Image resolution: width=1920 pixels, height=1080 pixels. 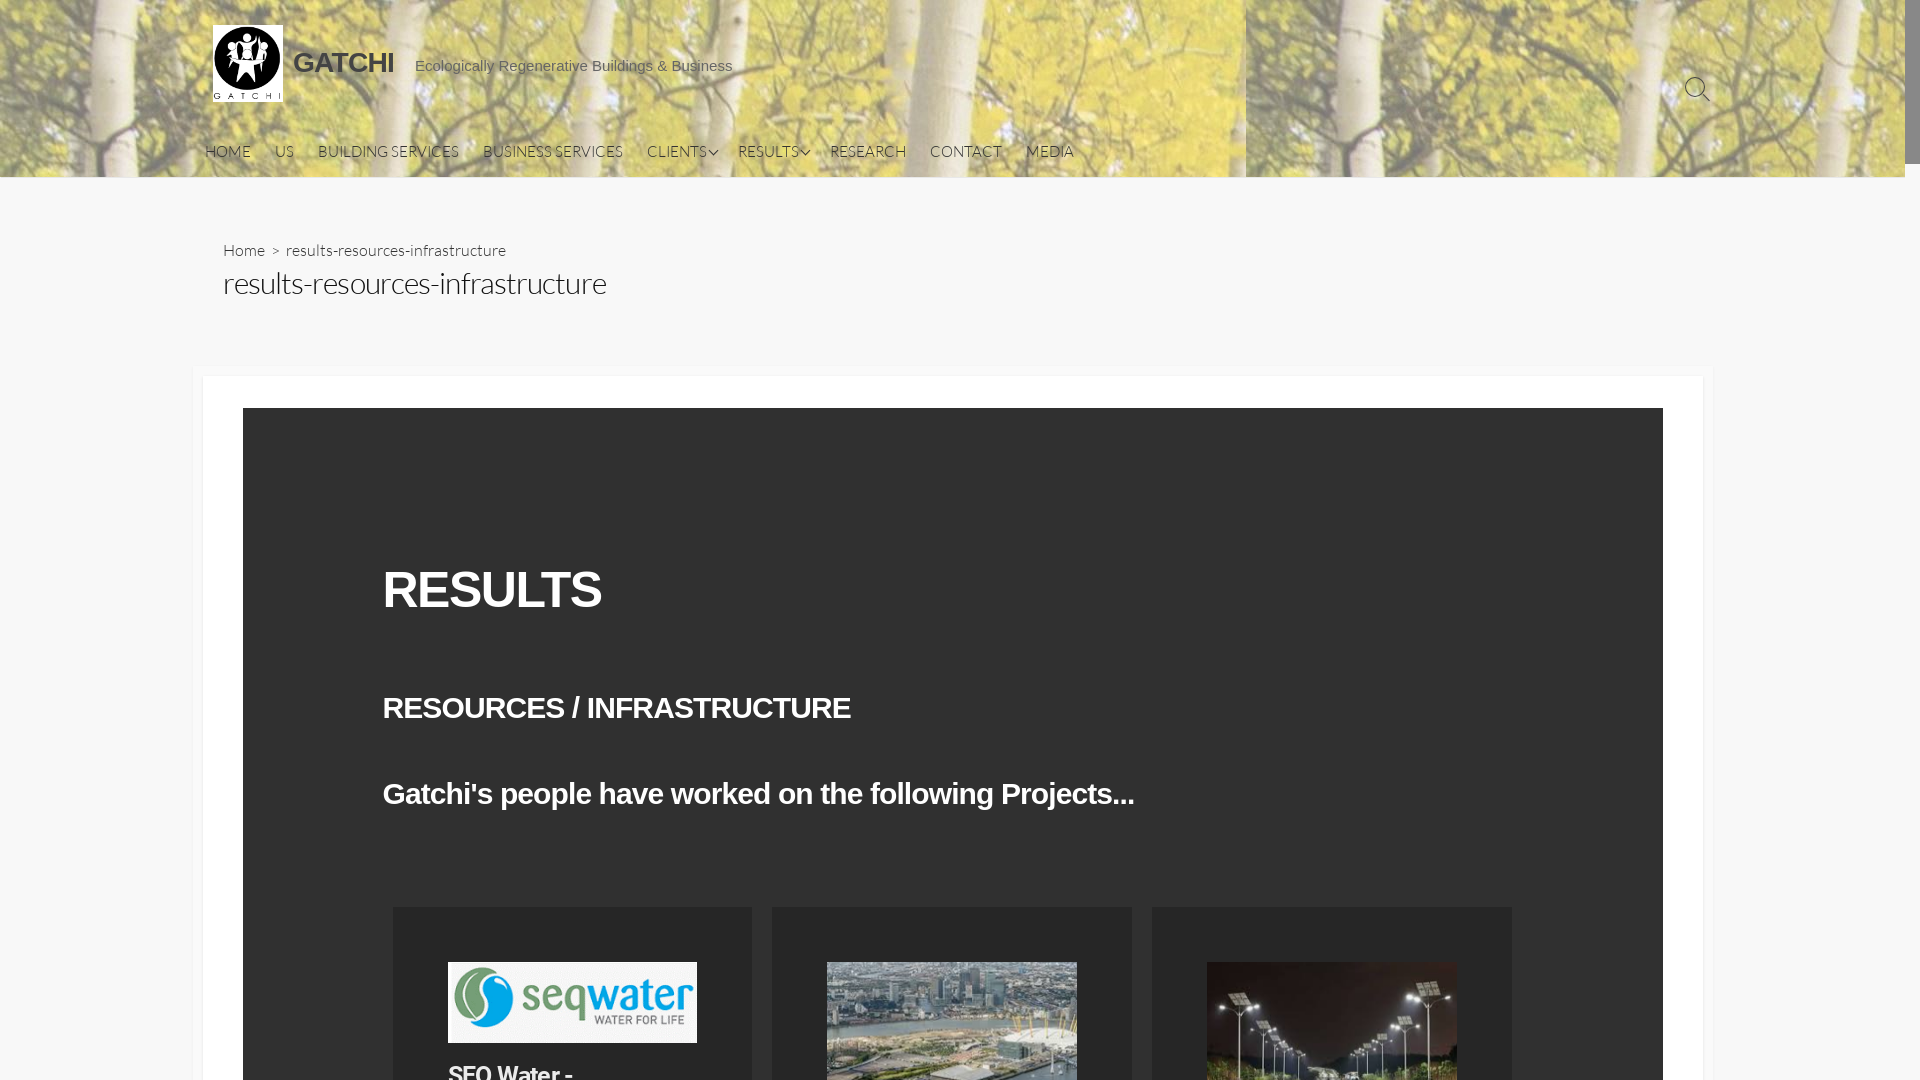 I want to click on 'Governments/Councils', so click(x=733, y=256).